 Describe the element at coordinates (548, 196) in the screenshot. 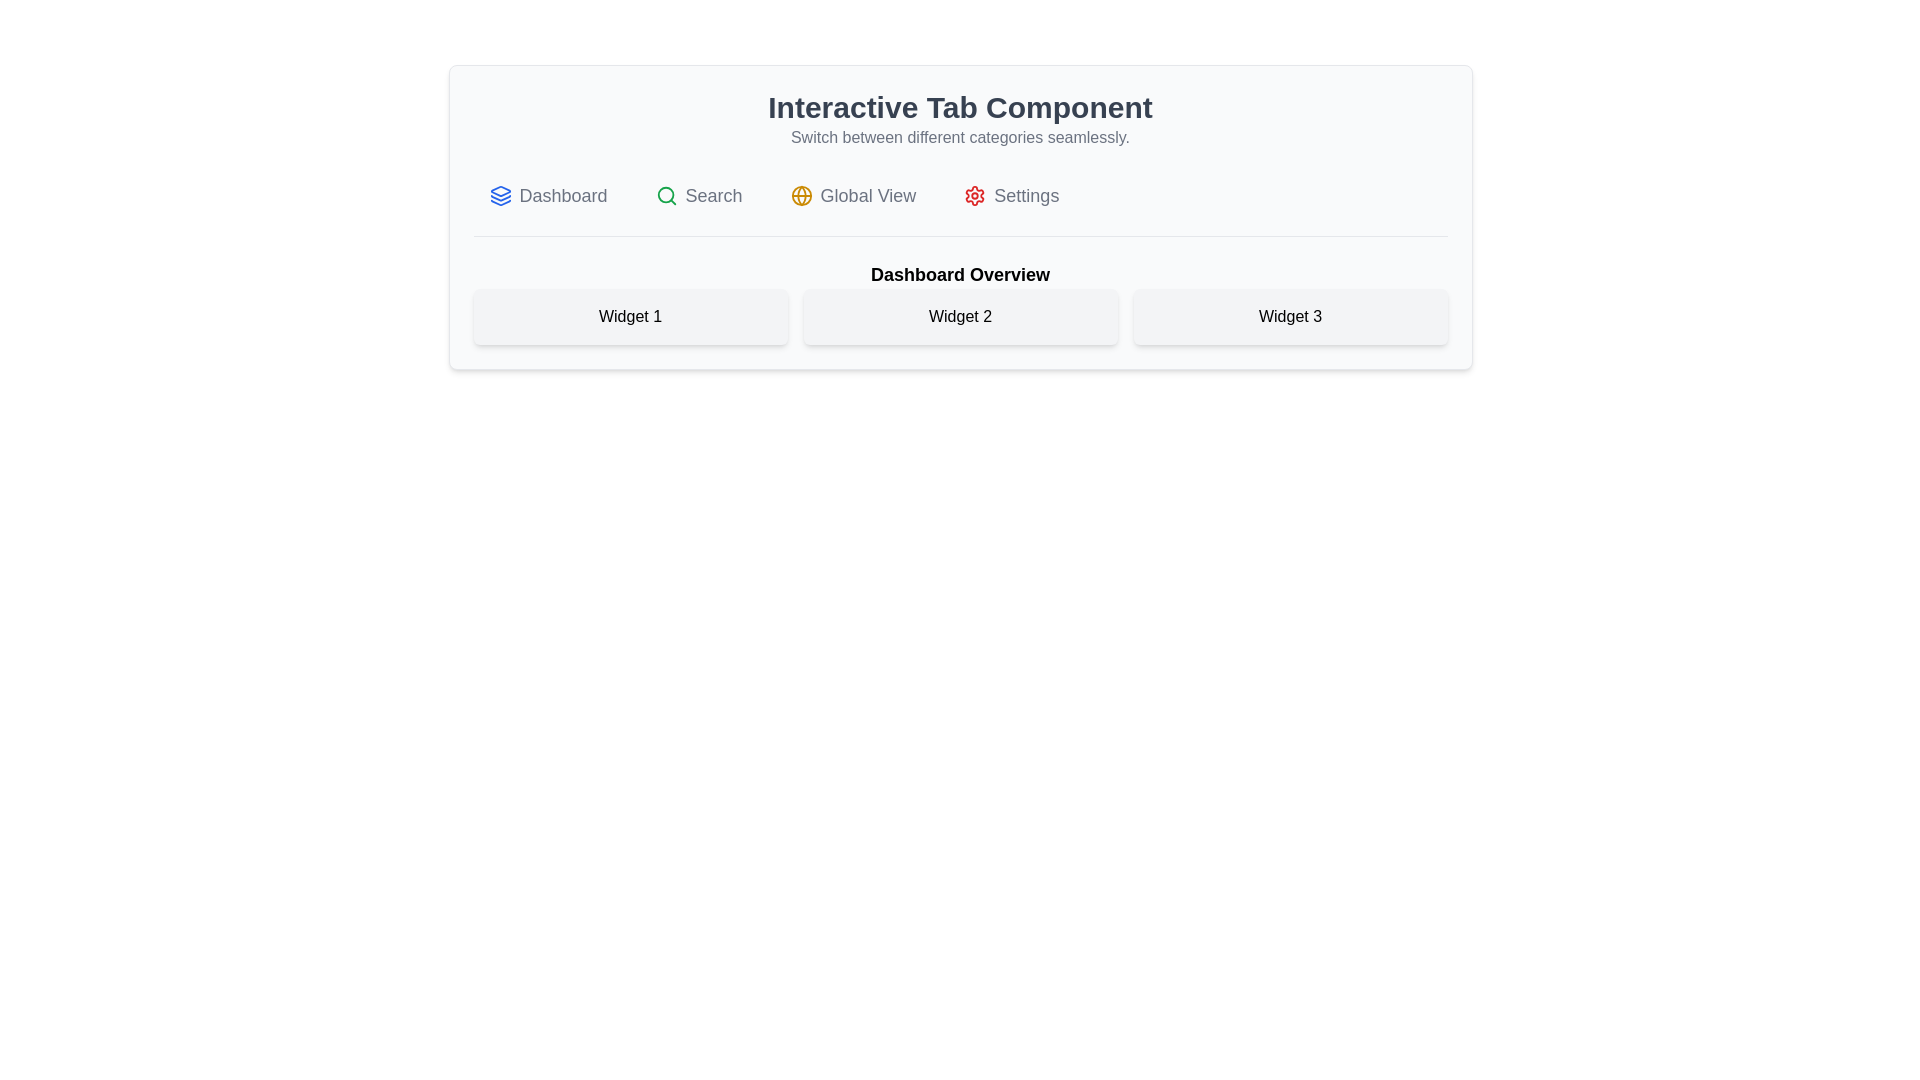

I see `the 'Dashboard' button, which is the first button in a horizontal row at the top of the interface, featuring a blue stacked layers icon to its left` at that location.